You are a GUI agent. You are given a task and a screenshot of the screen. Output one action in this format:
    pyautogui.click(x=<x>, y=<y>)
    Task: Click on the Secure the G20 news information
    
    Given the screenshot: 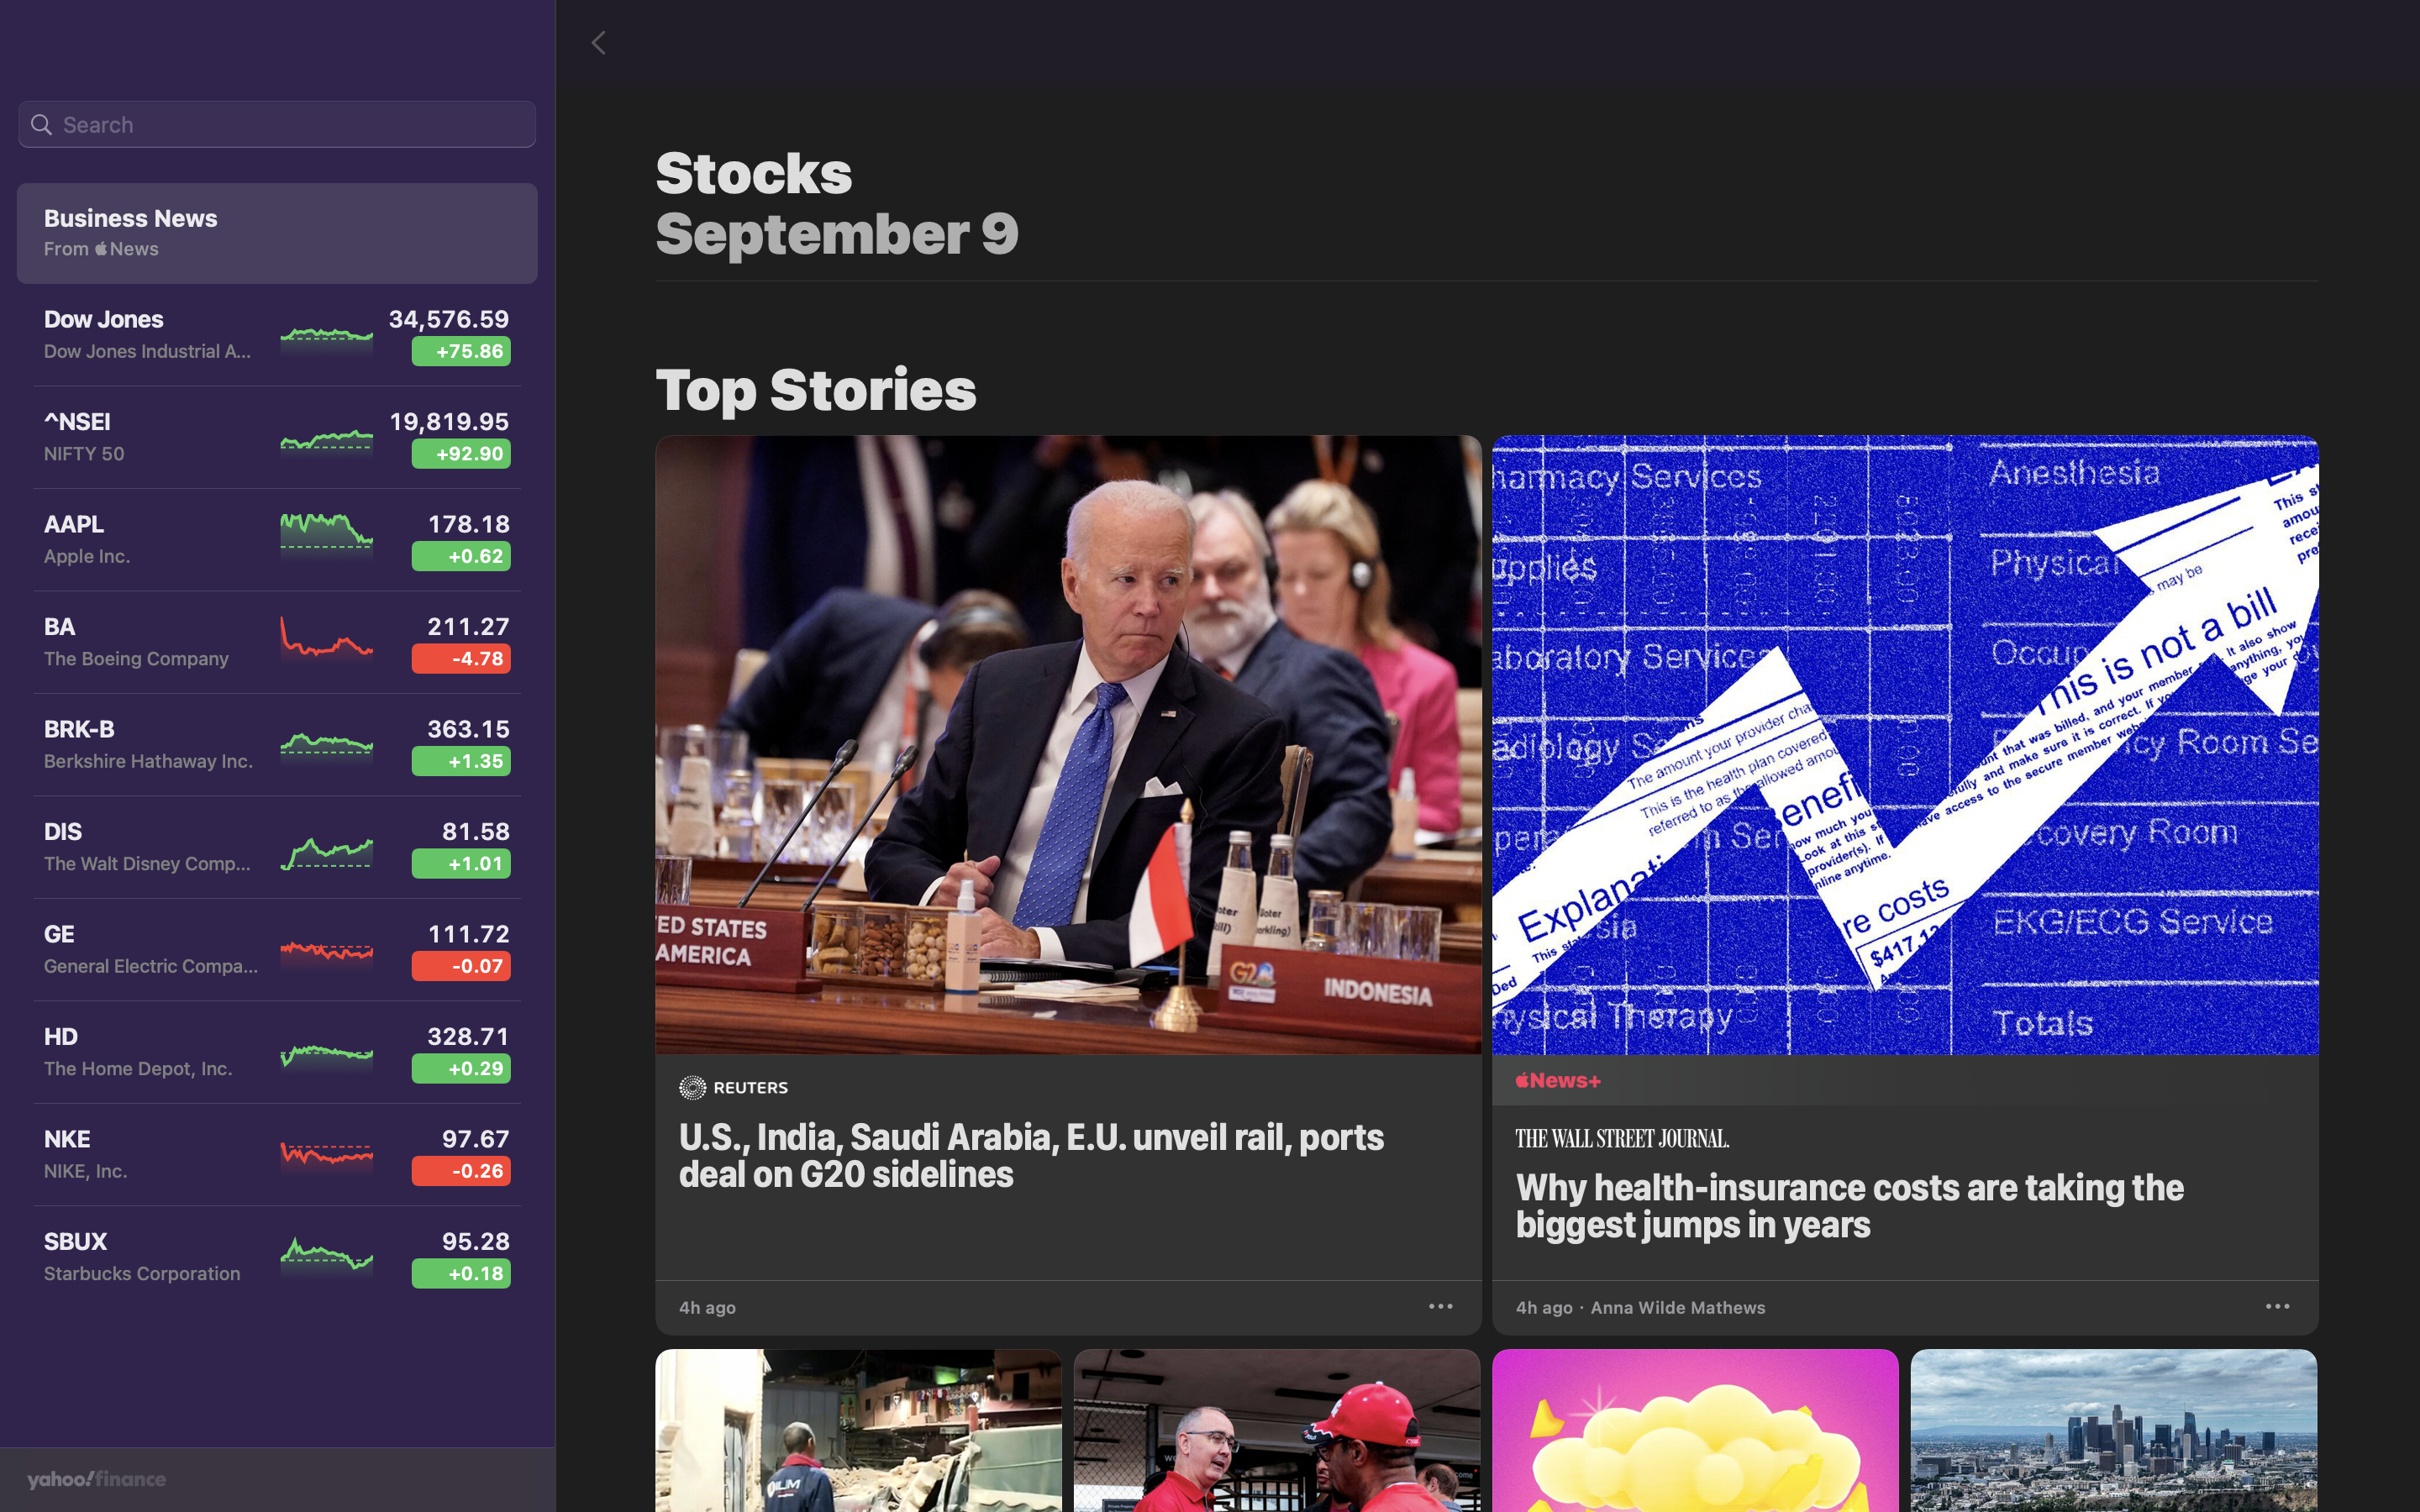 What is the action you would take?
    pyautogui.click(x=1443, y=1303)
    